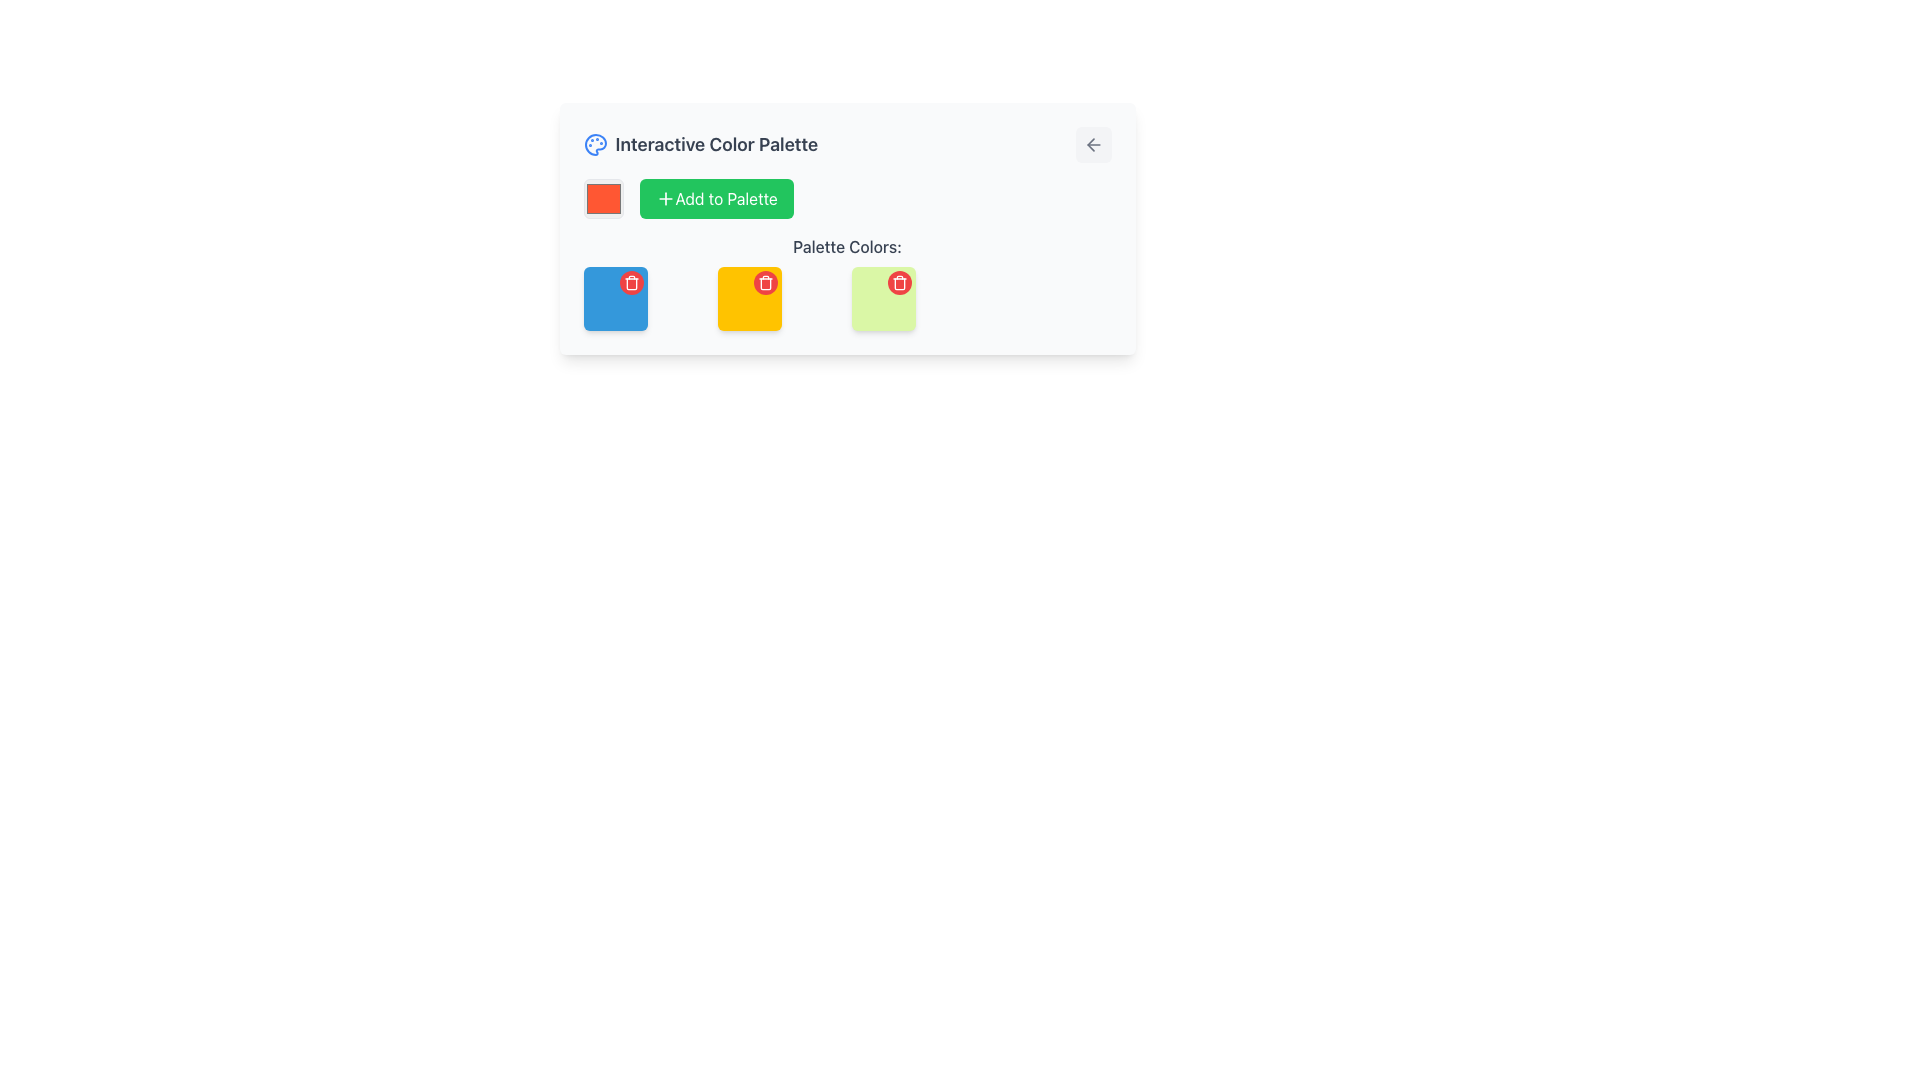  I want to click on the trash icon styled as a deletion button located at the top-right corner of the interactive buttons in the 'Palette Colors' section, so click(898, 282).